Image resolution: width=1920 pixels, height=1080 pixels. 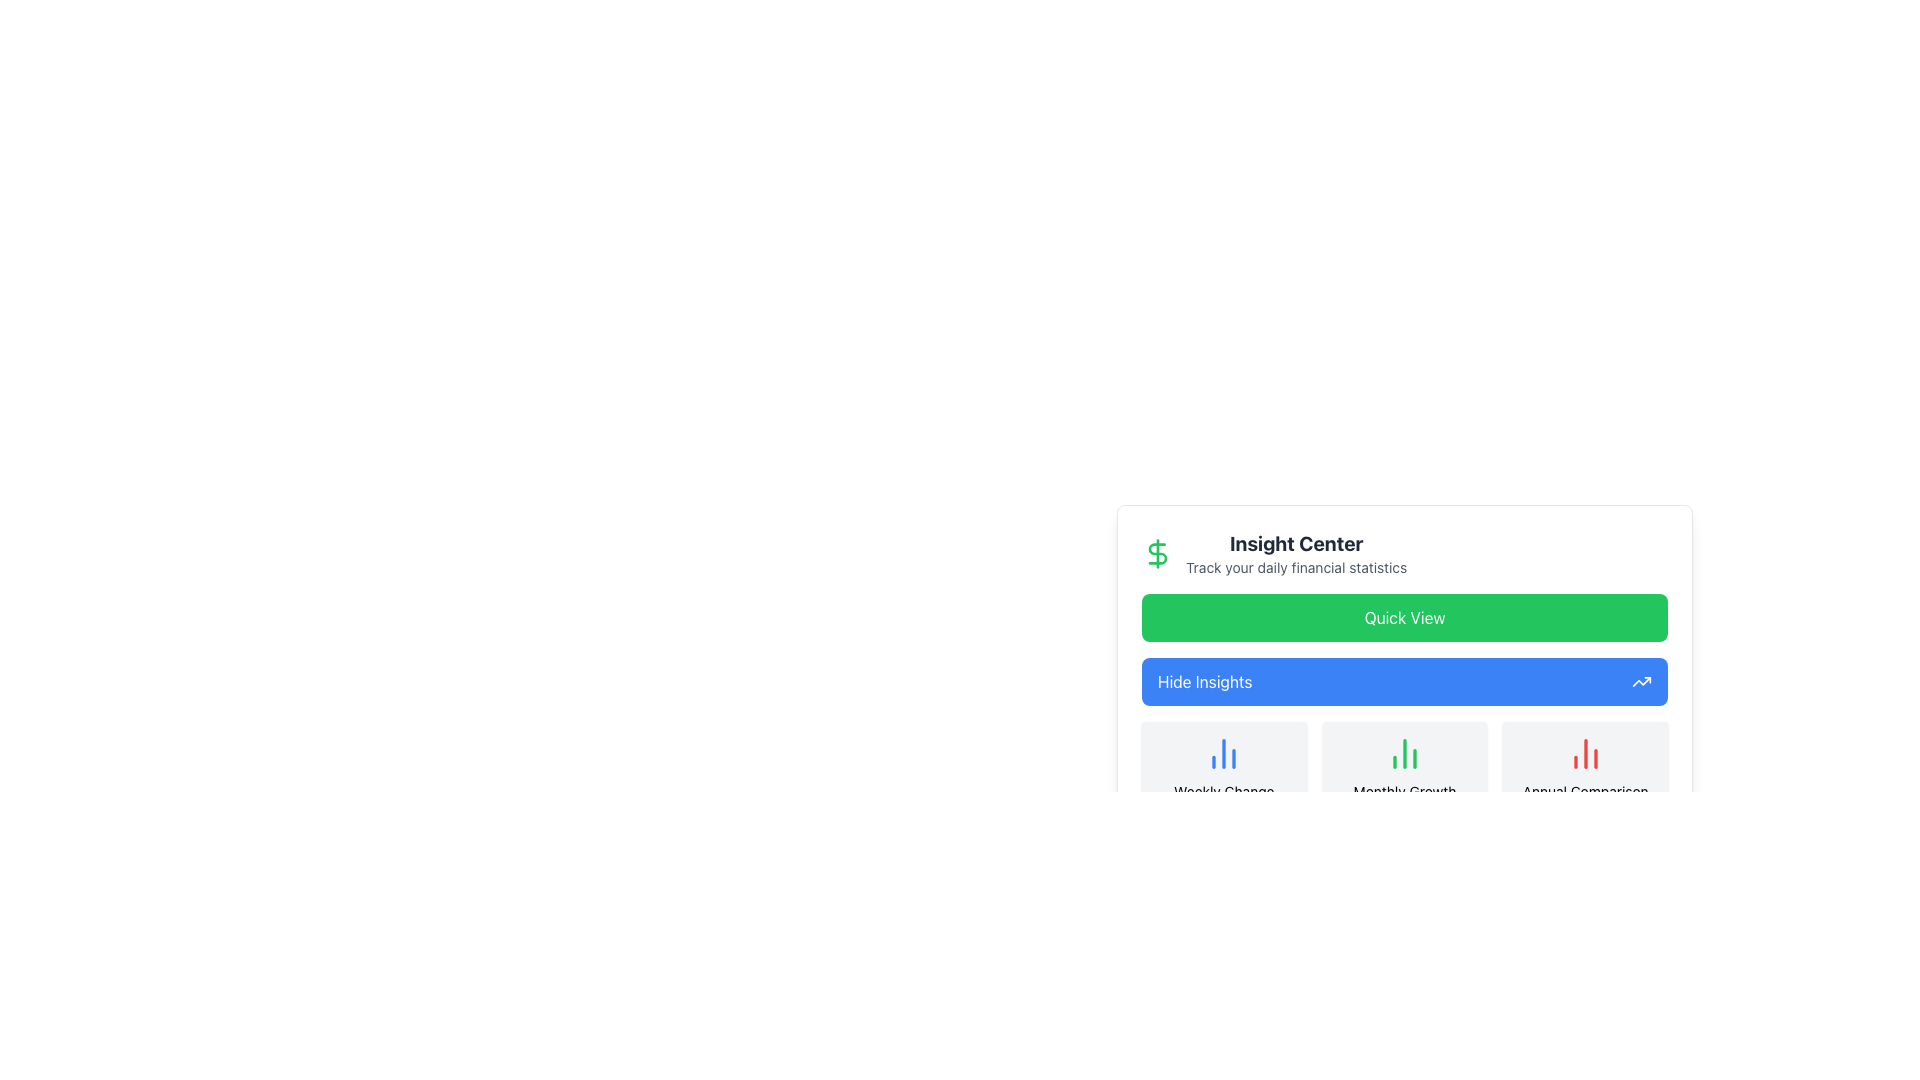 I want to click on the text label that serves as a heading for the section, positioned above a caption that reads 'Track your daily financial statistics', so click(x=1296, y=543).